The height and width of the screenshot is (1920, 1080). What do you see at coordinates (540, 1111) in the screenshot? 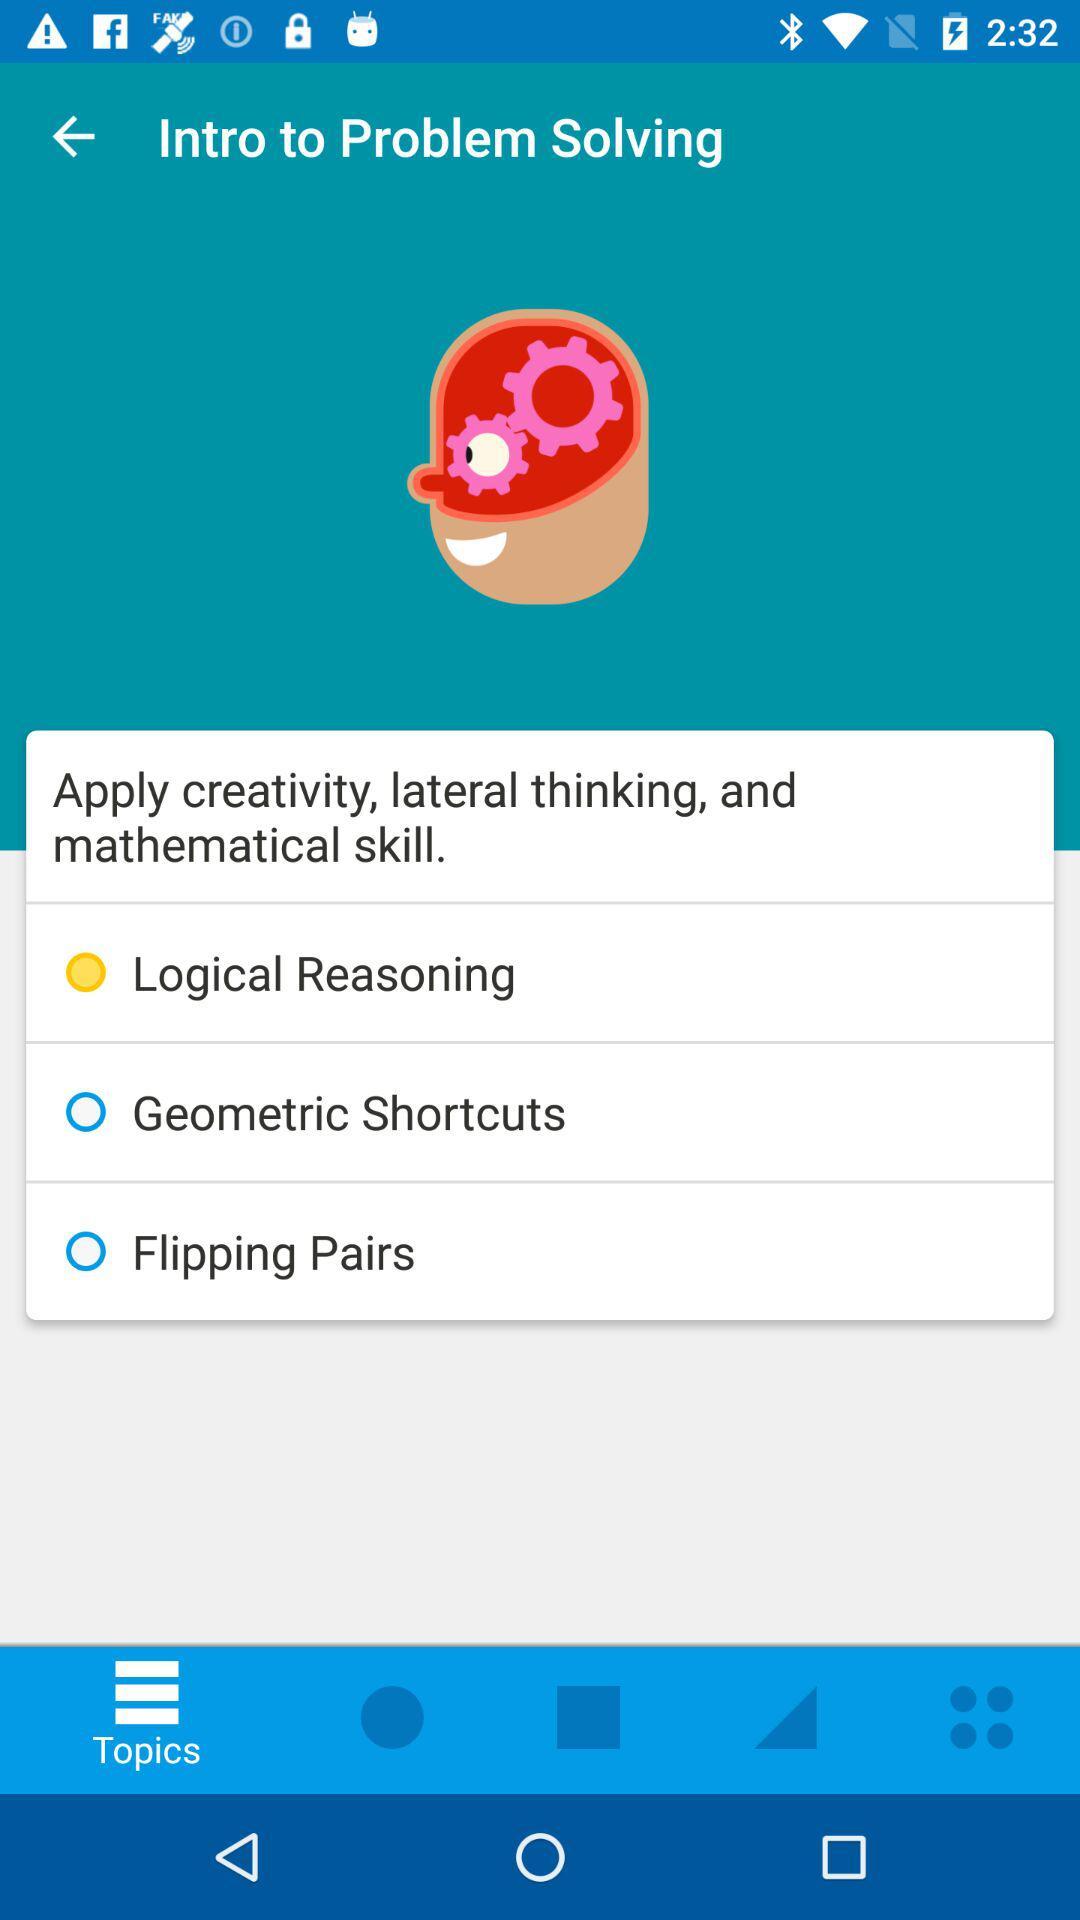
I see `geometric shortcuts icon` at bounding box center [540, 1111].